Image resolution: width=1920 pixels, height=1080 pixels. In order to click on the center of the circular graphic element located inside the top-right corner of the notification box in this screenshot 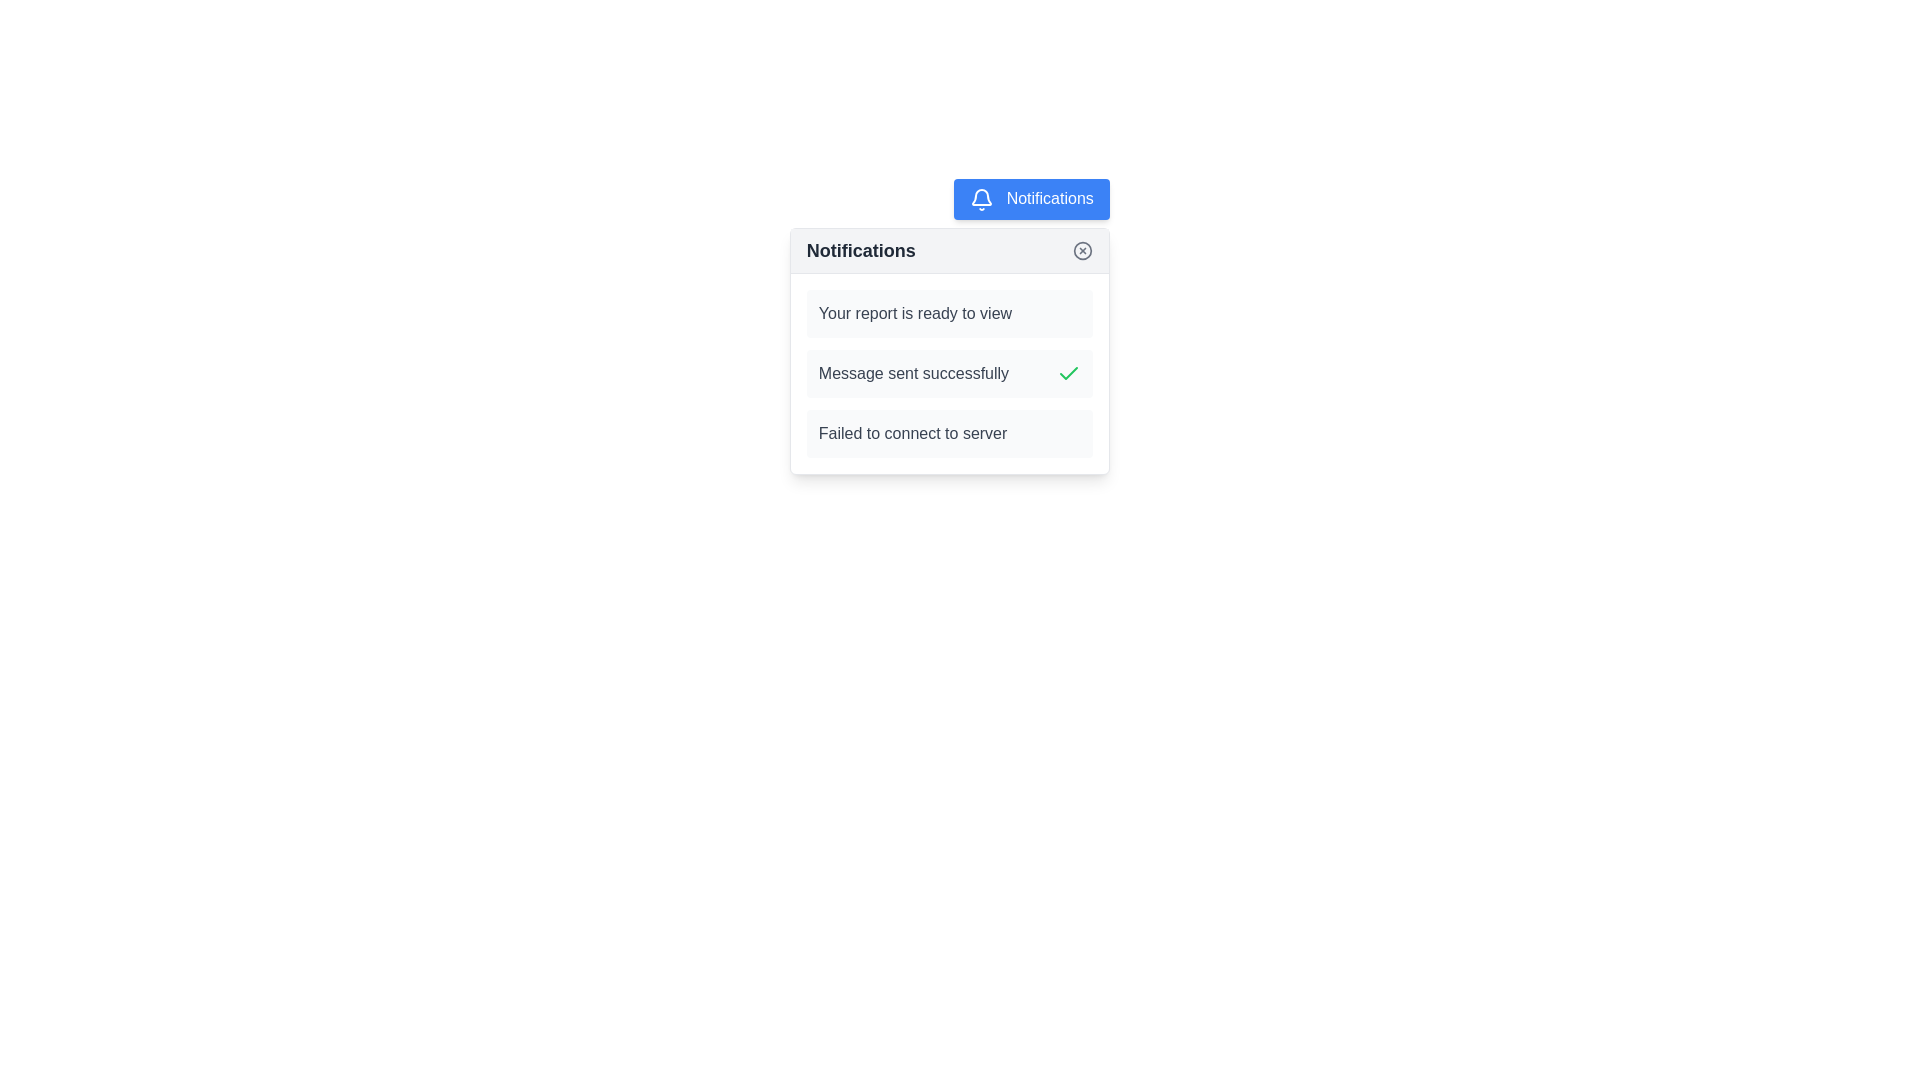, I will do `click(1081, 249)`.